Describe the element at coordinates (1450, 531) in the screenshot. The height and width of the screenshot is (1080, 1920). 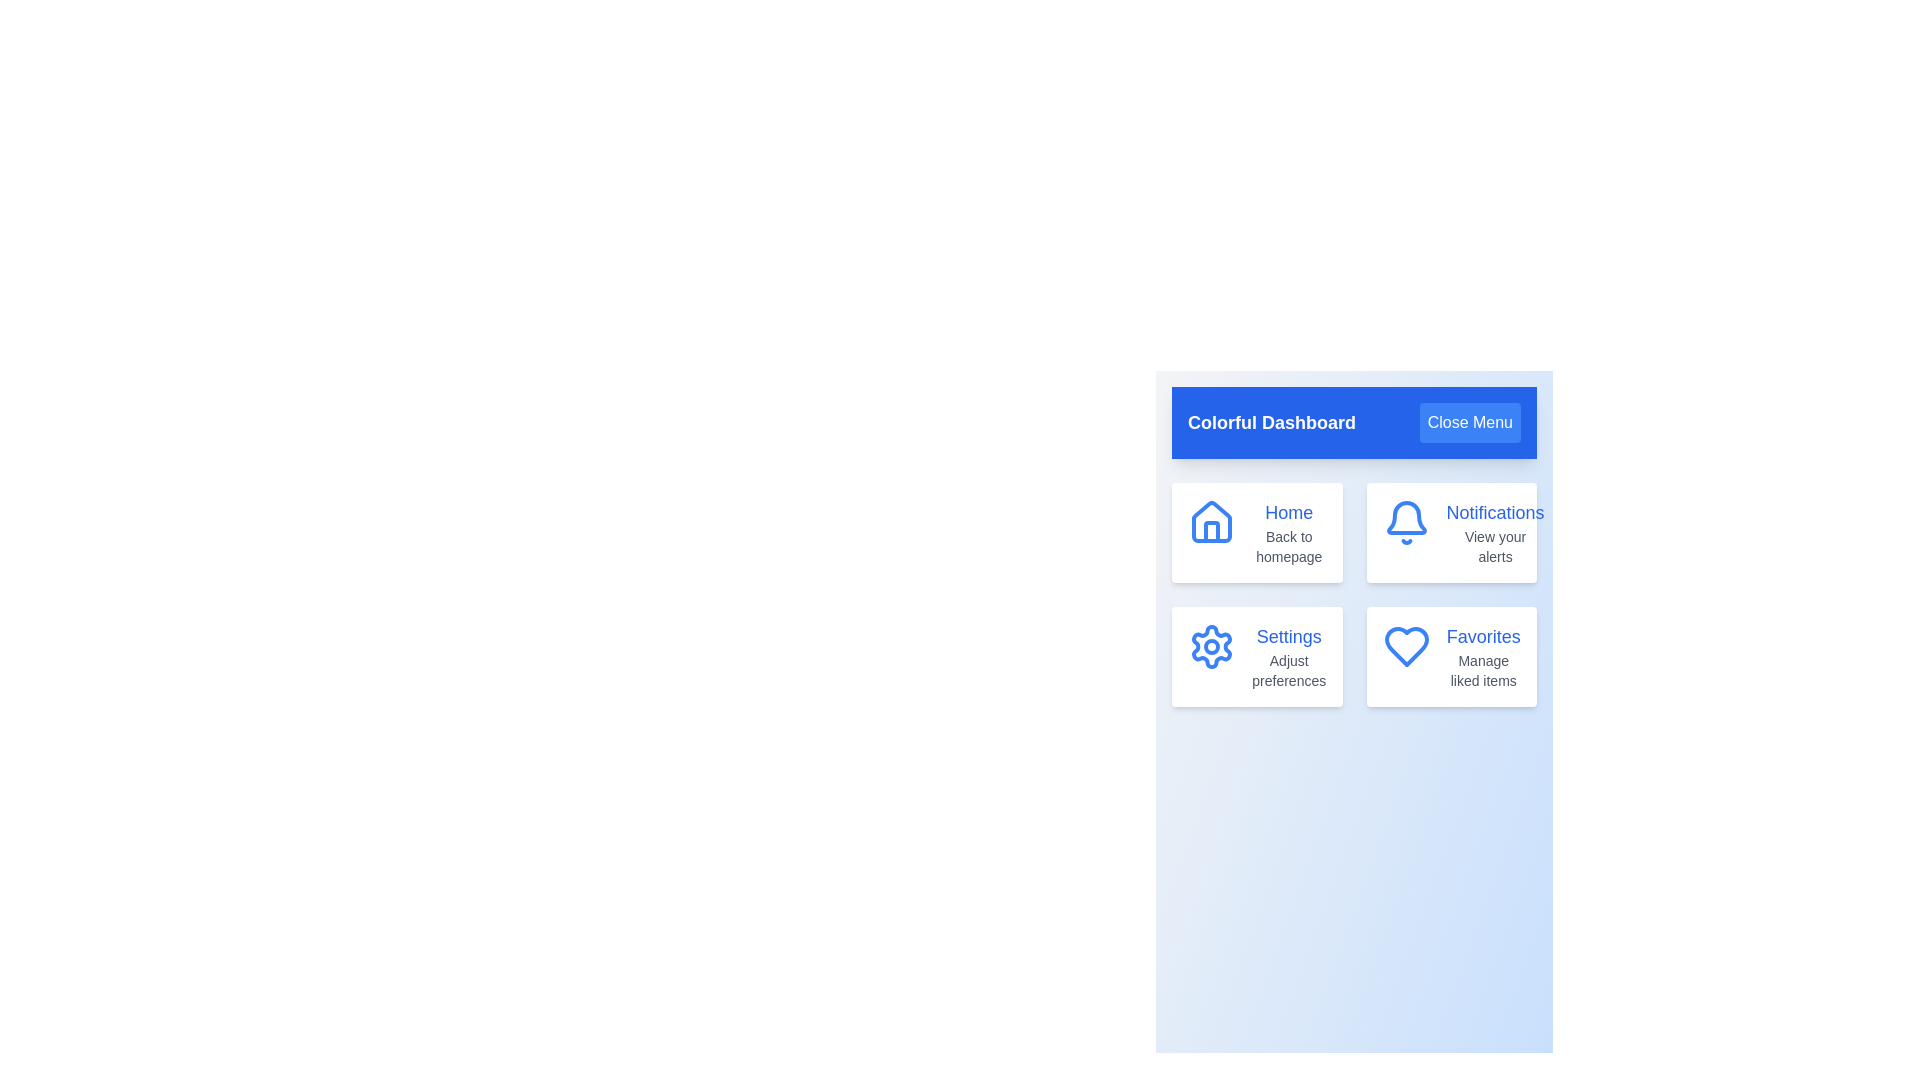
I see `the menu item corresponding to Notifications` at that location.